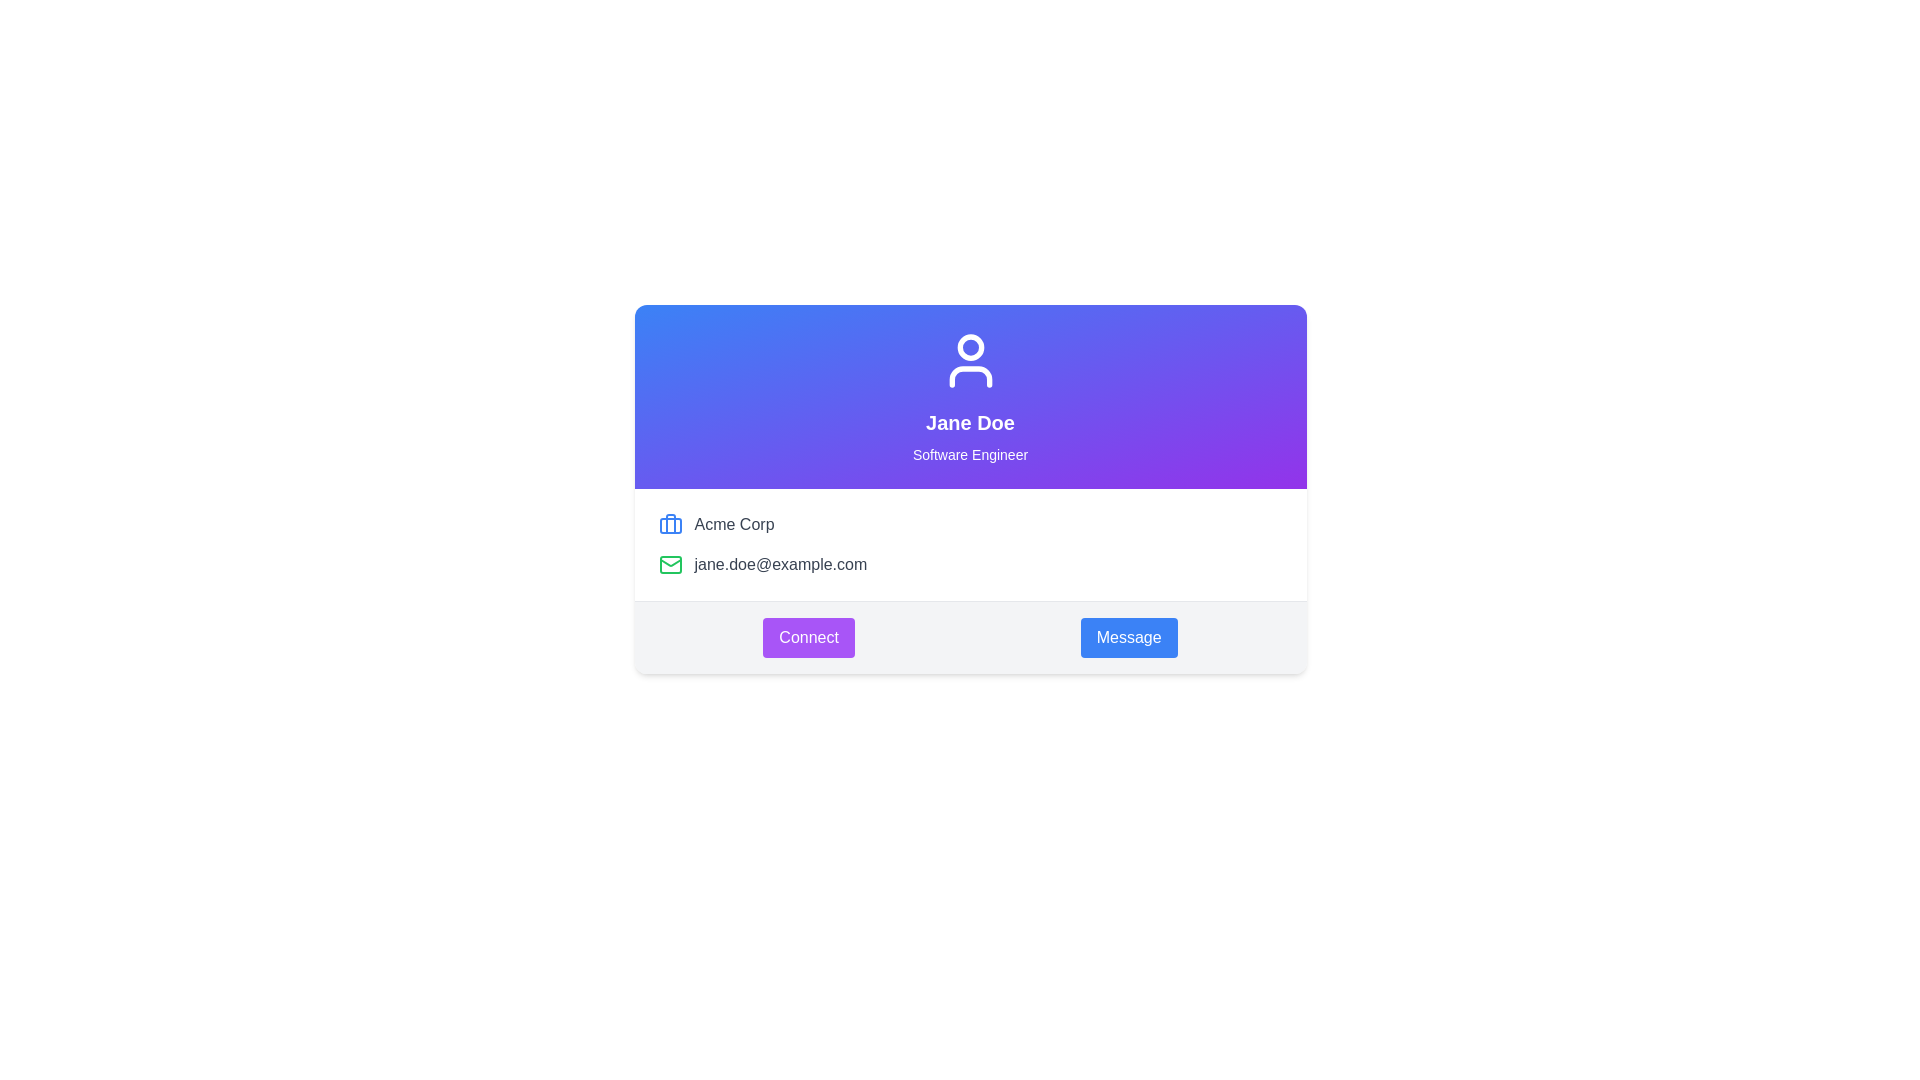  I want to click on the Information Display Row that displays the user's email address, located below 'Acme Corp' in the contact card section, so click(970, 564).